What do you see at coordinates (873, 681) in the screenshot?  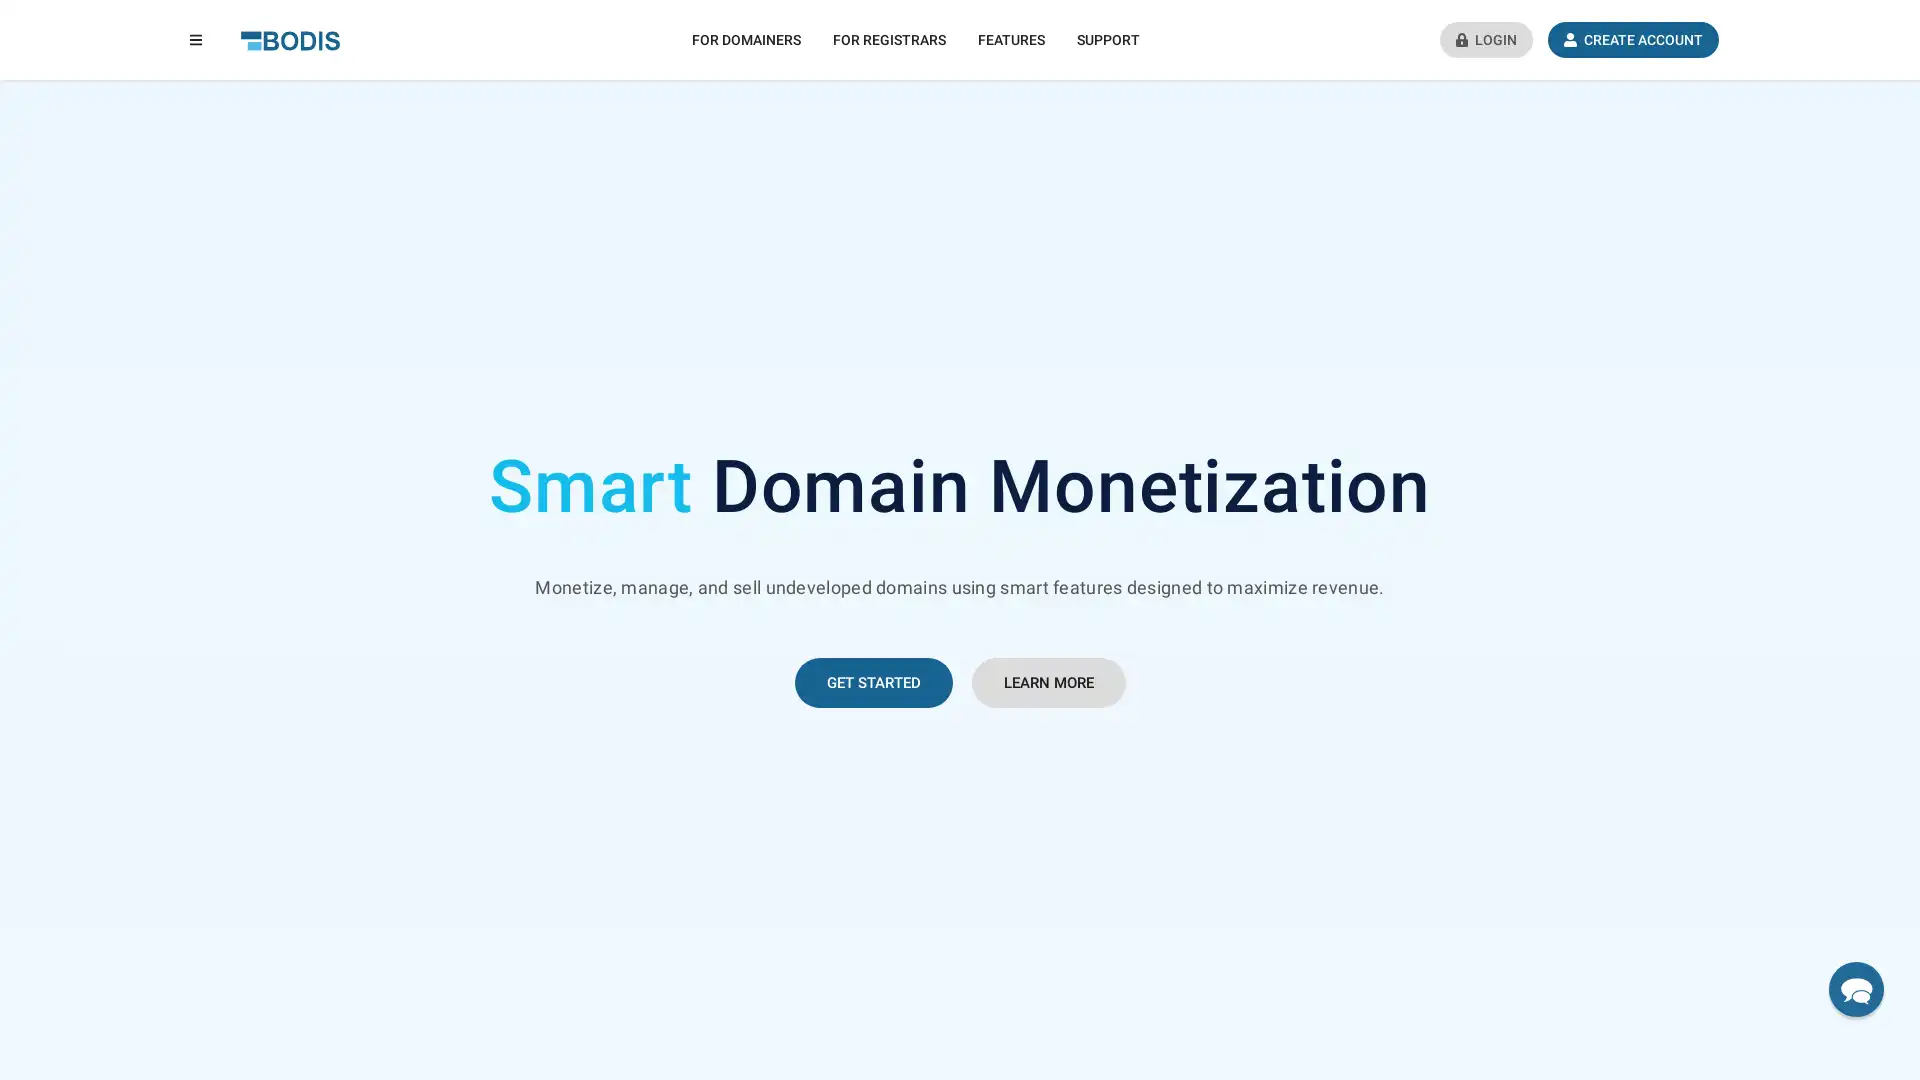 I see `GET STARTED` at bounding box center [873, 681].